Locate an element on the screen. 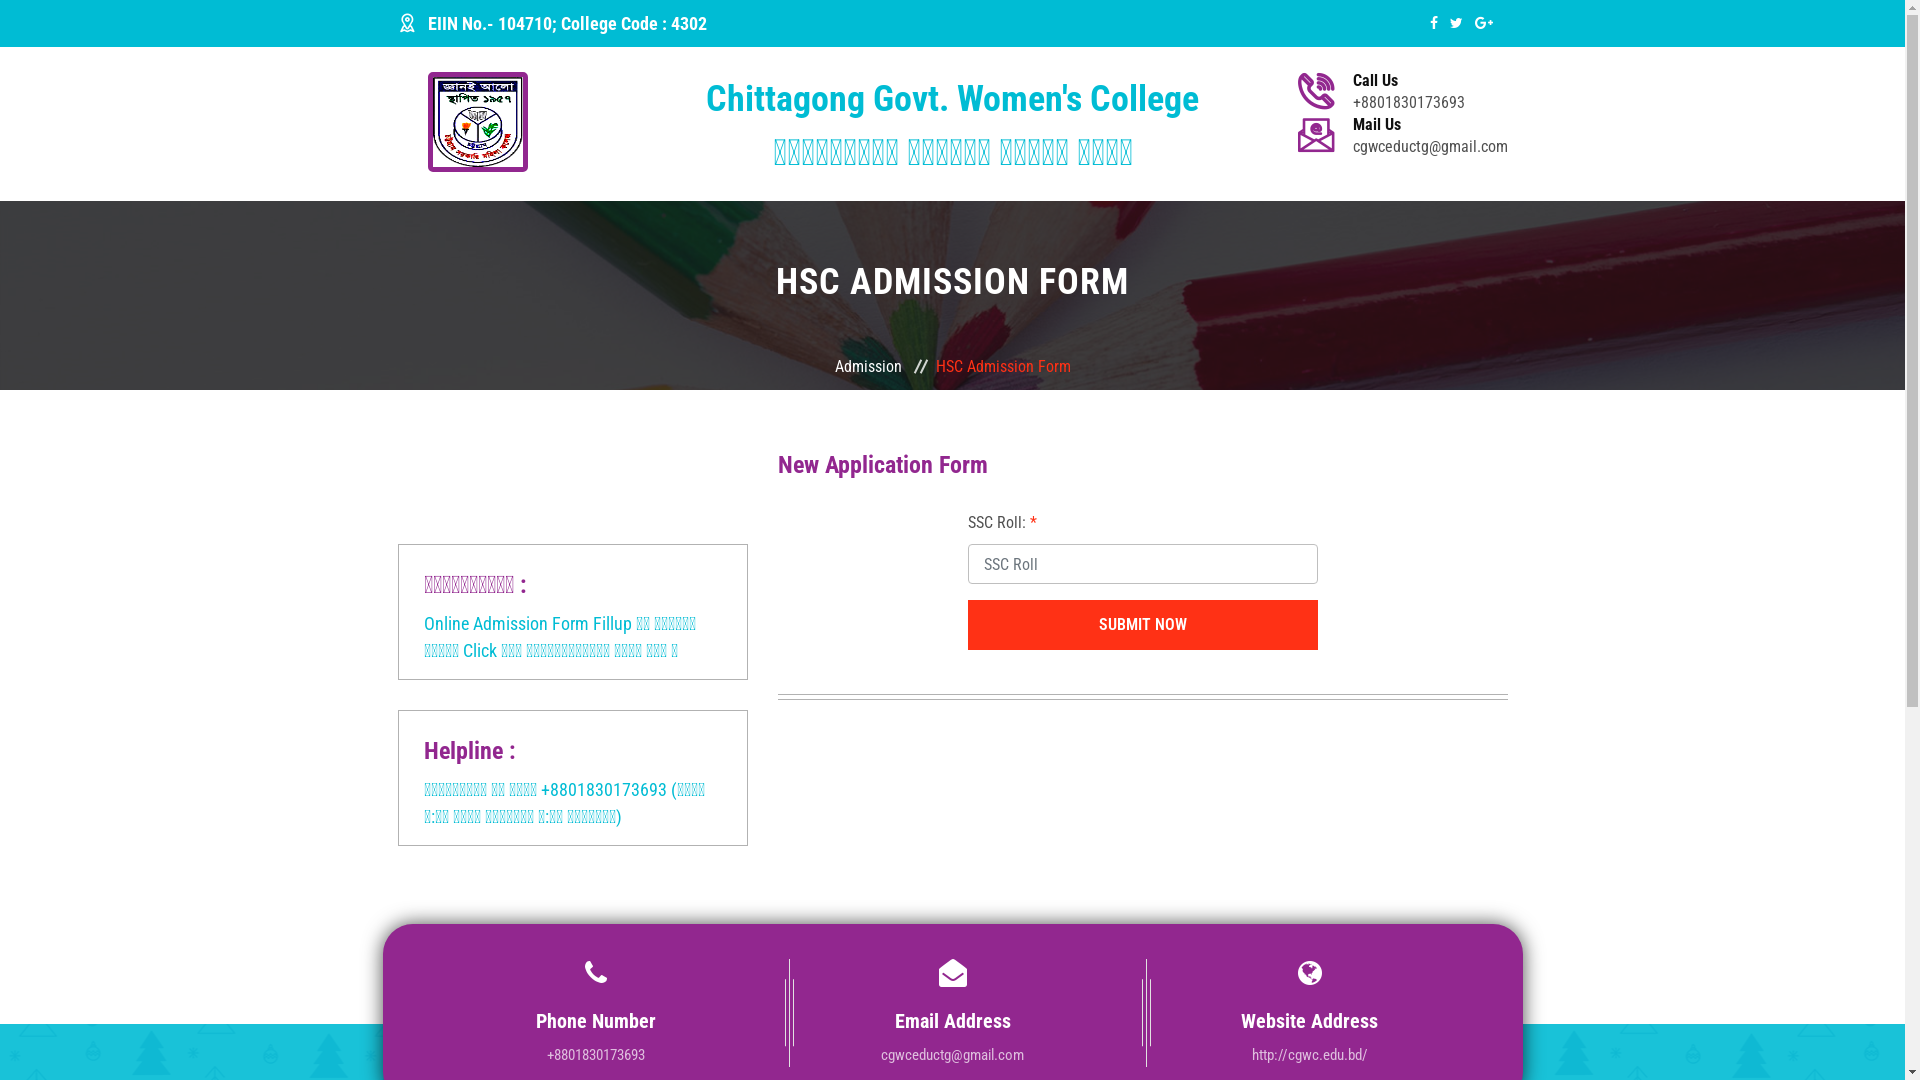 This screenshot has height=1080, width=1920. 'Call Us is located at coordinates (1428, 92).